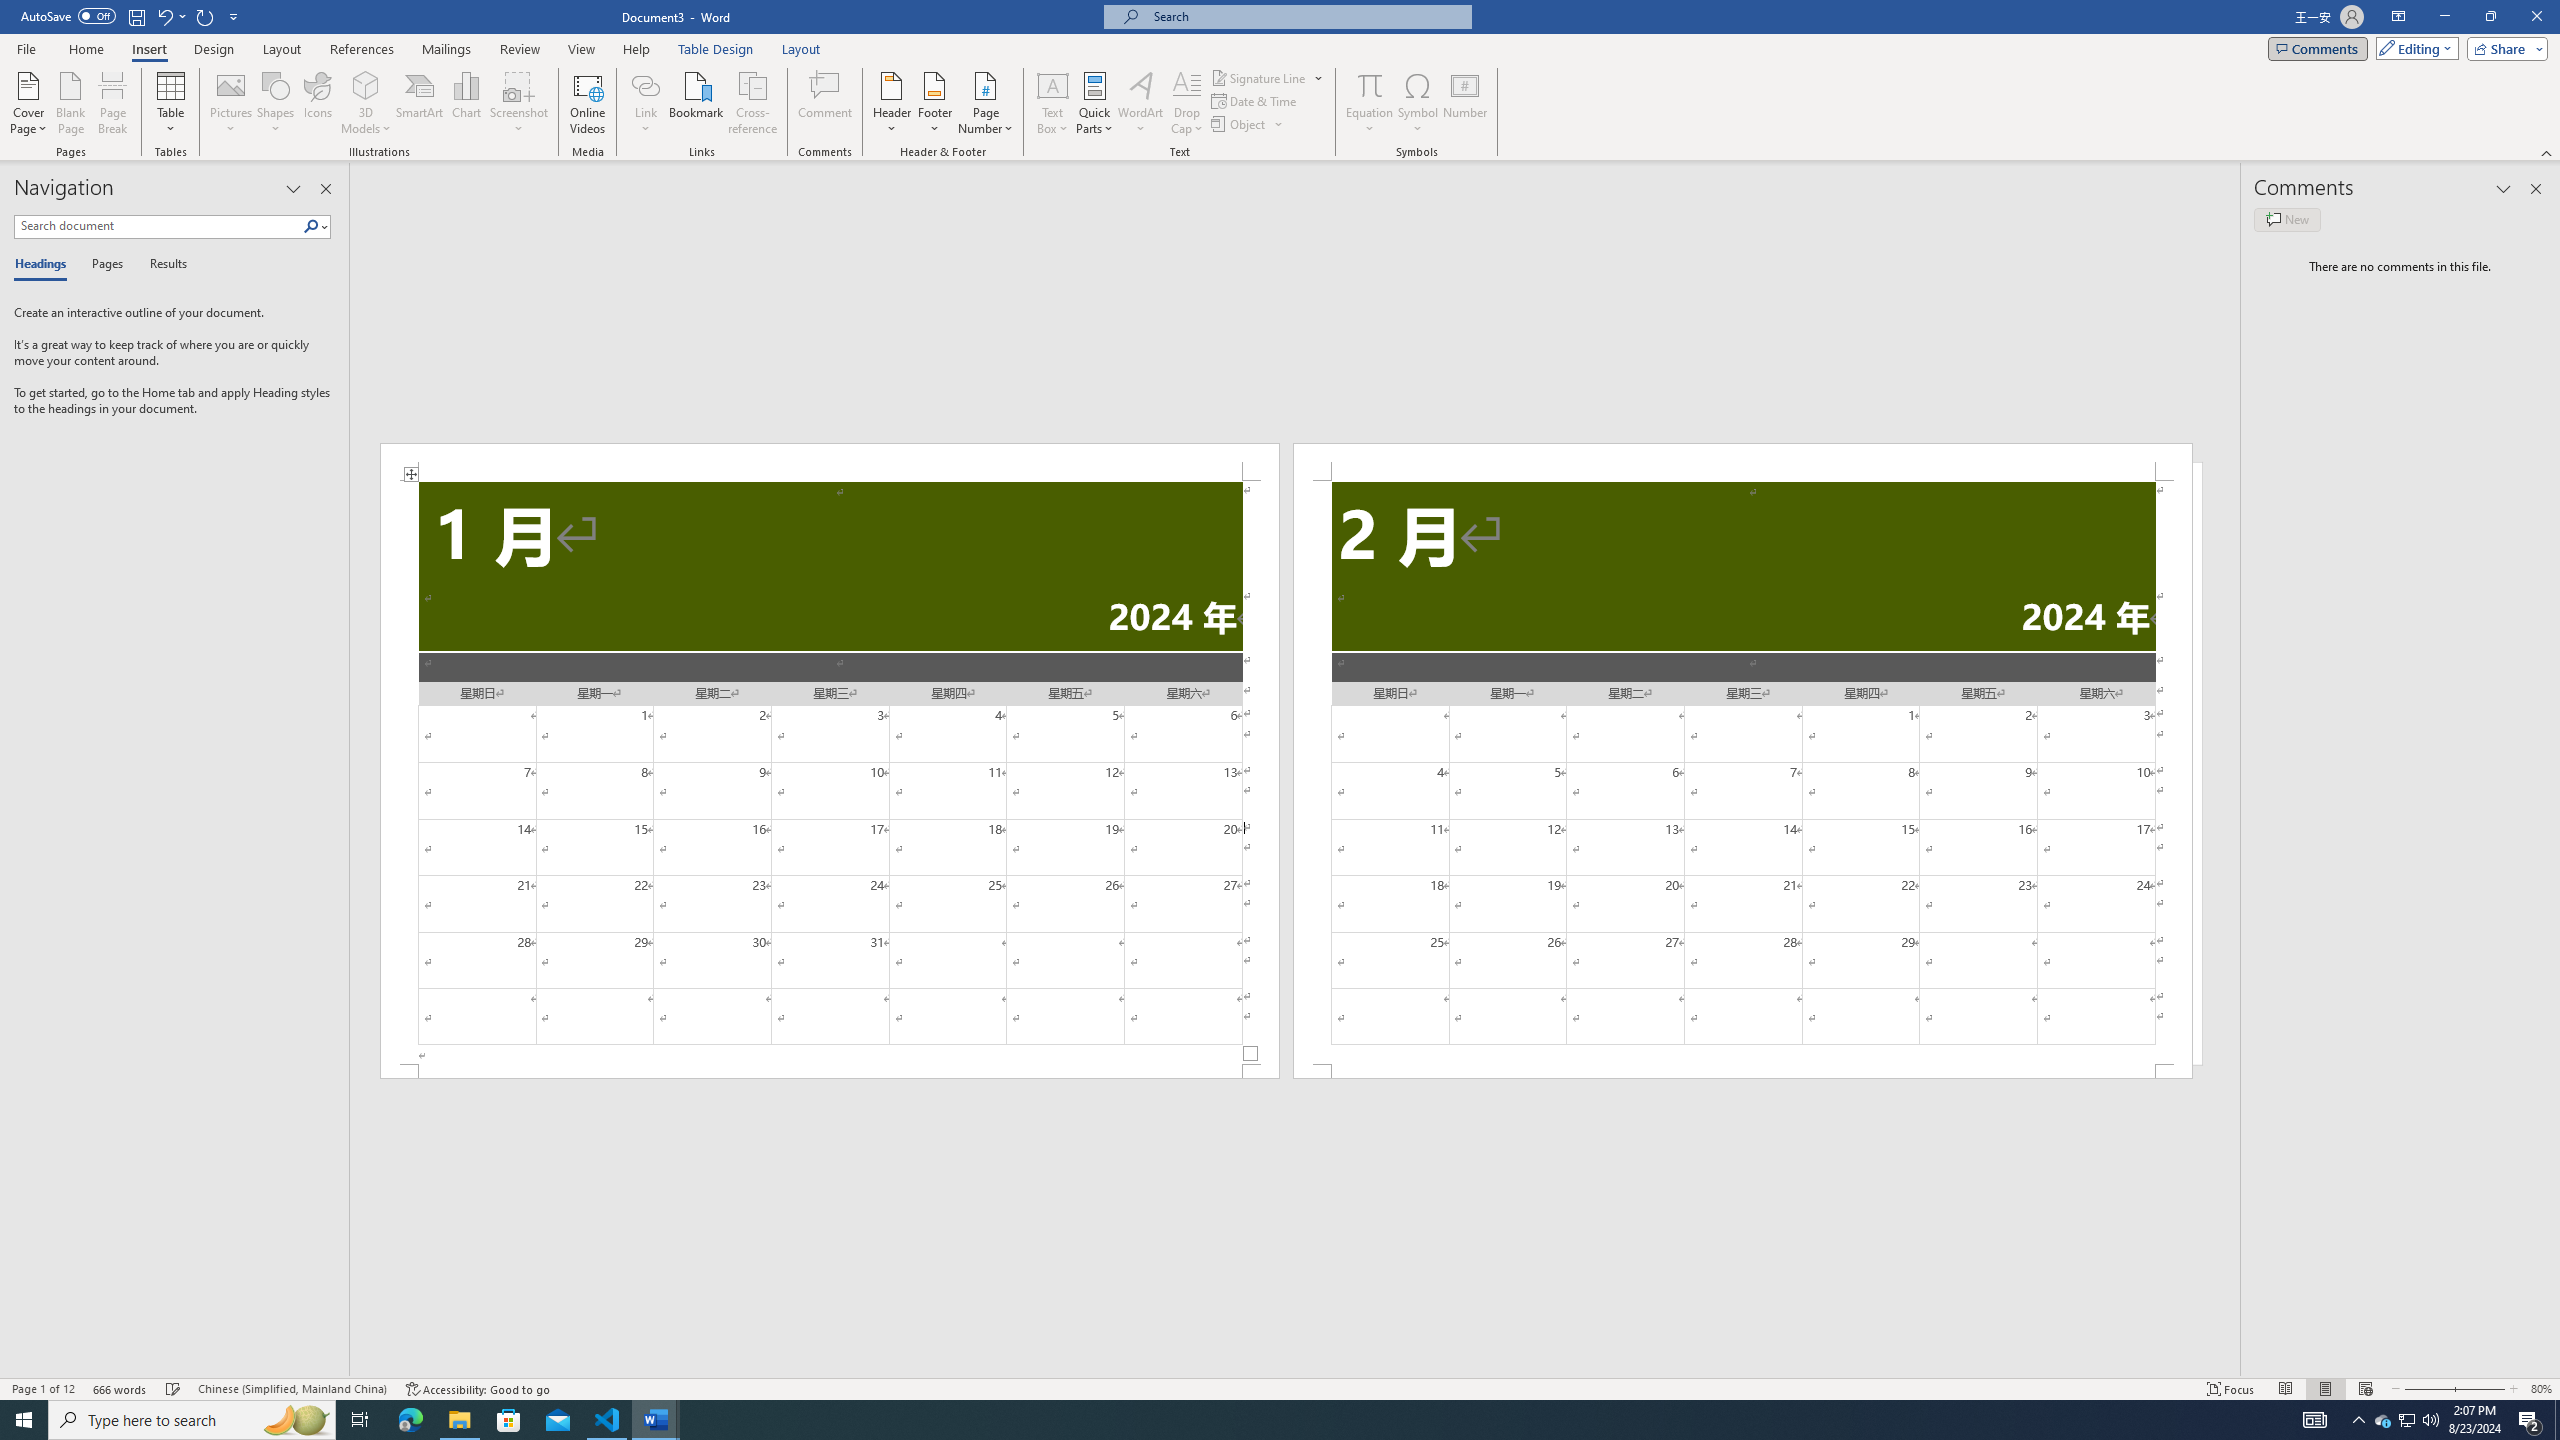  What do you see at coordinates (1742, 1071) in the screenshot?
I see `'Footer -Section 2-'` at bounding box center [1742, 1071].